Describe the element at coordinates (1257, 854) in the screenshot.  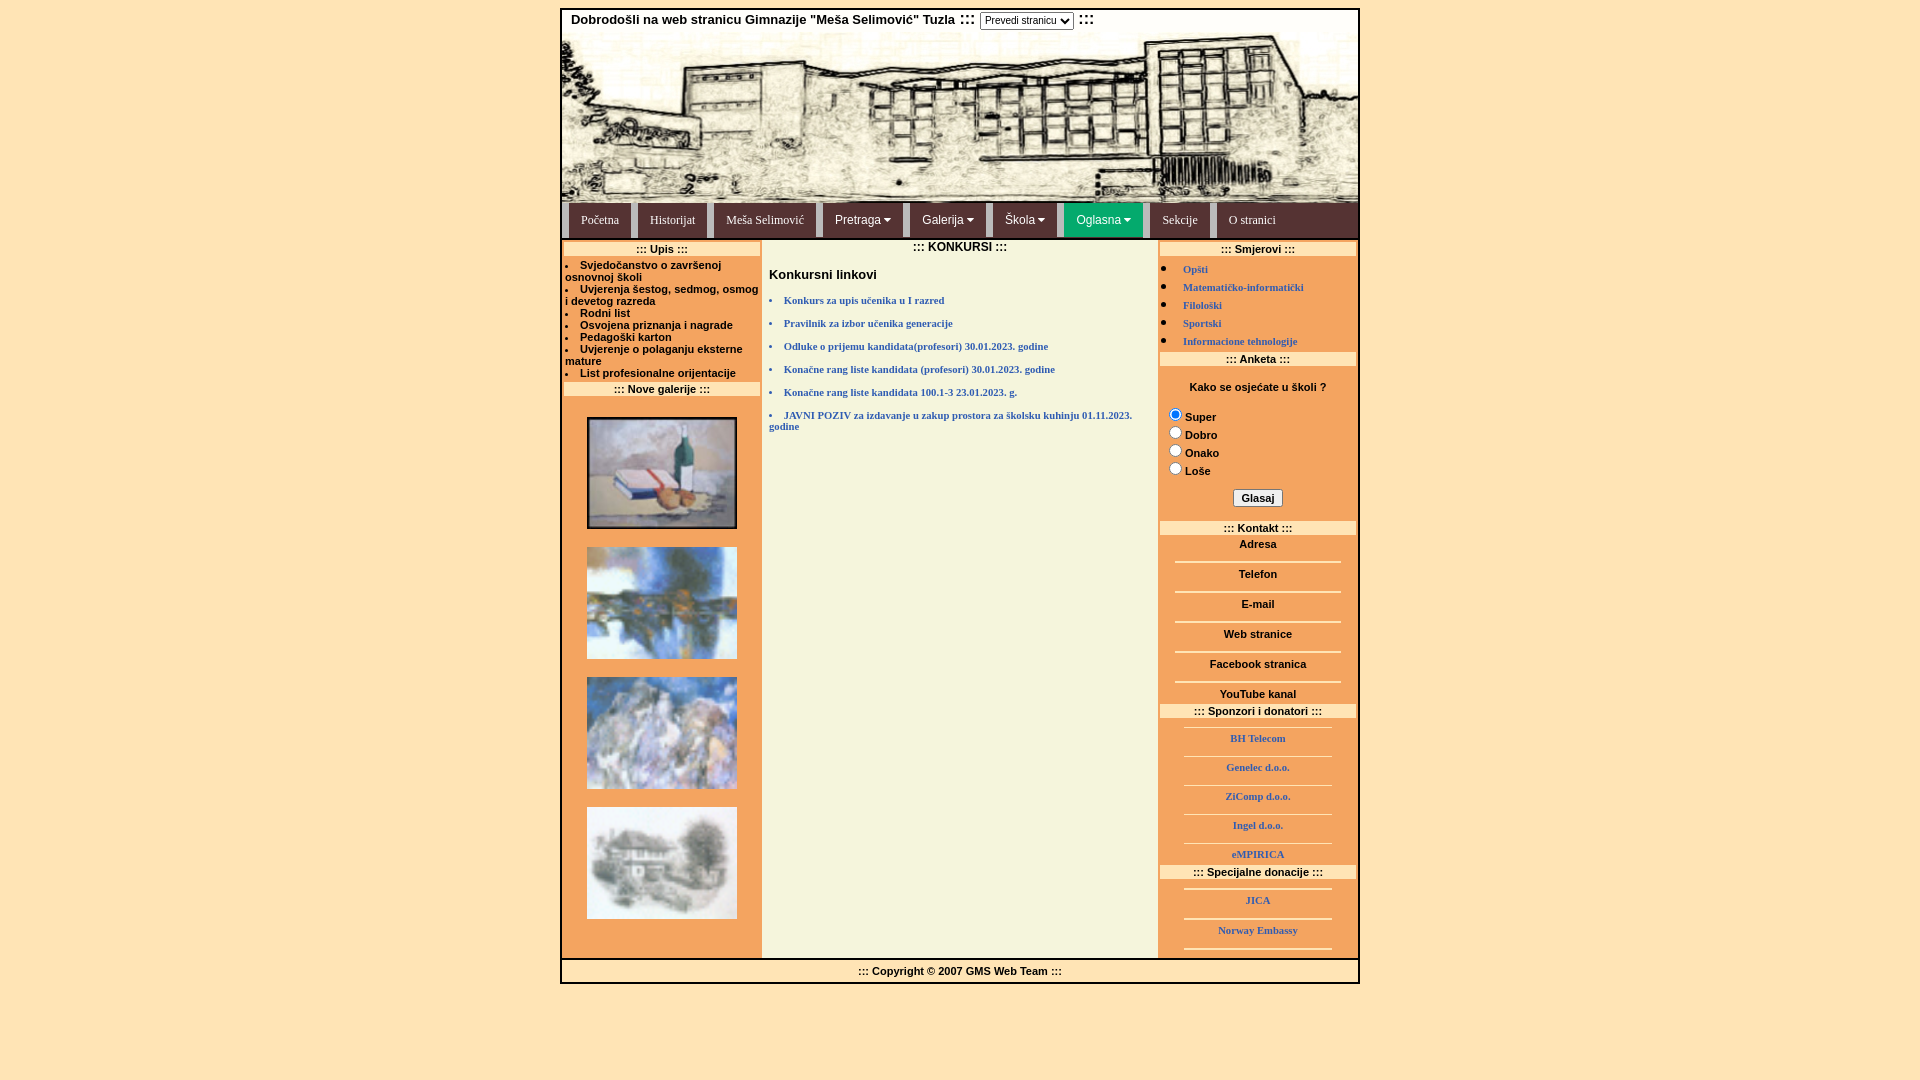
I see `'eMPIRICA'` at that location.